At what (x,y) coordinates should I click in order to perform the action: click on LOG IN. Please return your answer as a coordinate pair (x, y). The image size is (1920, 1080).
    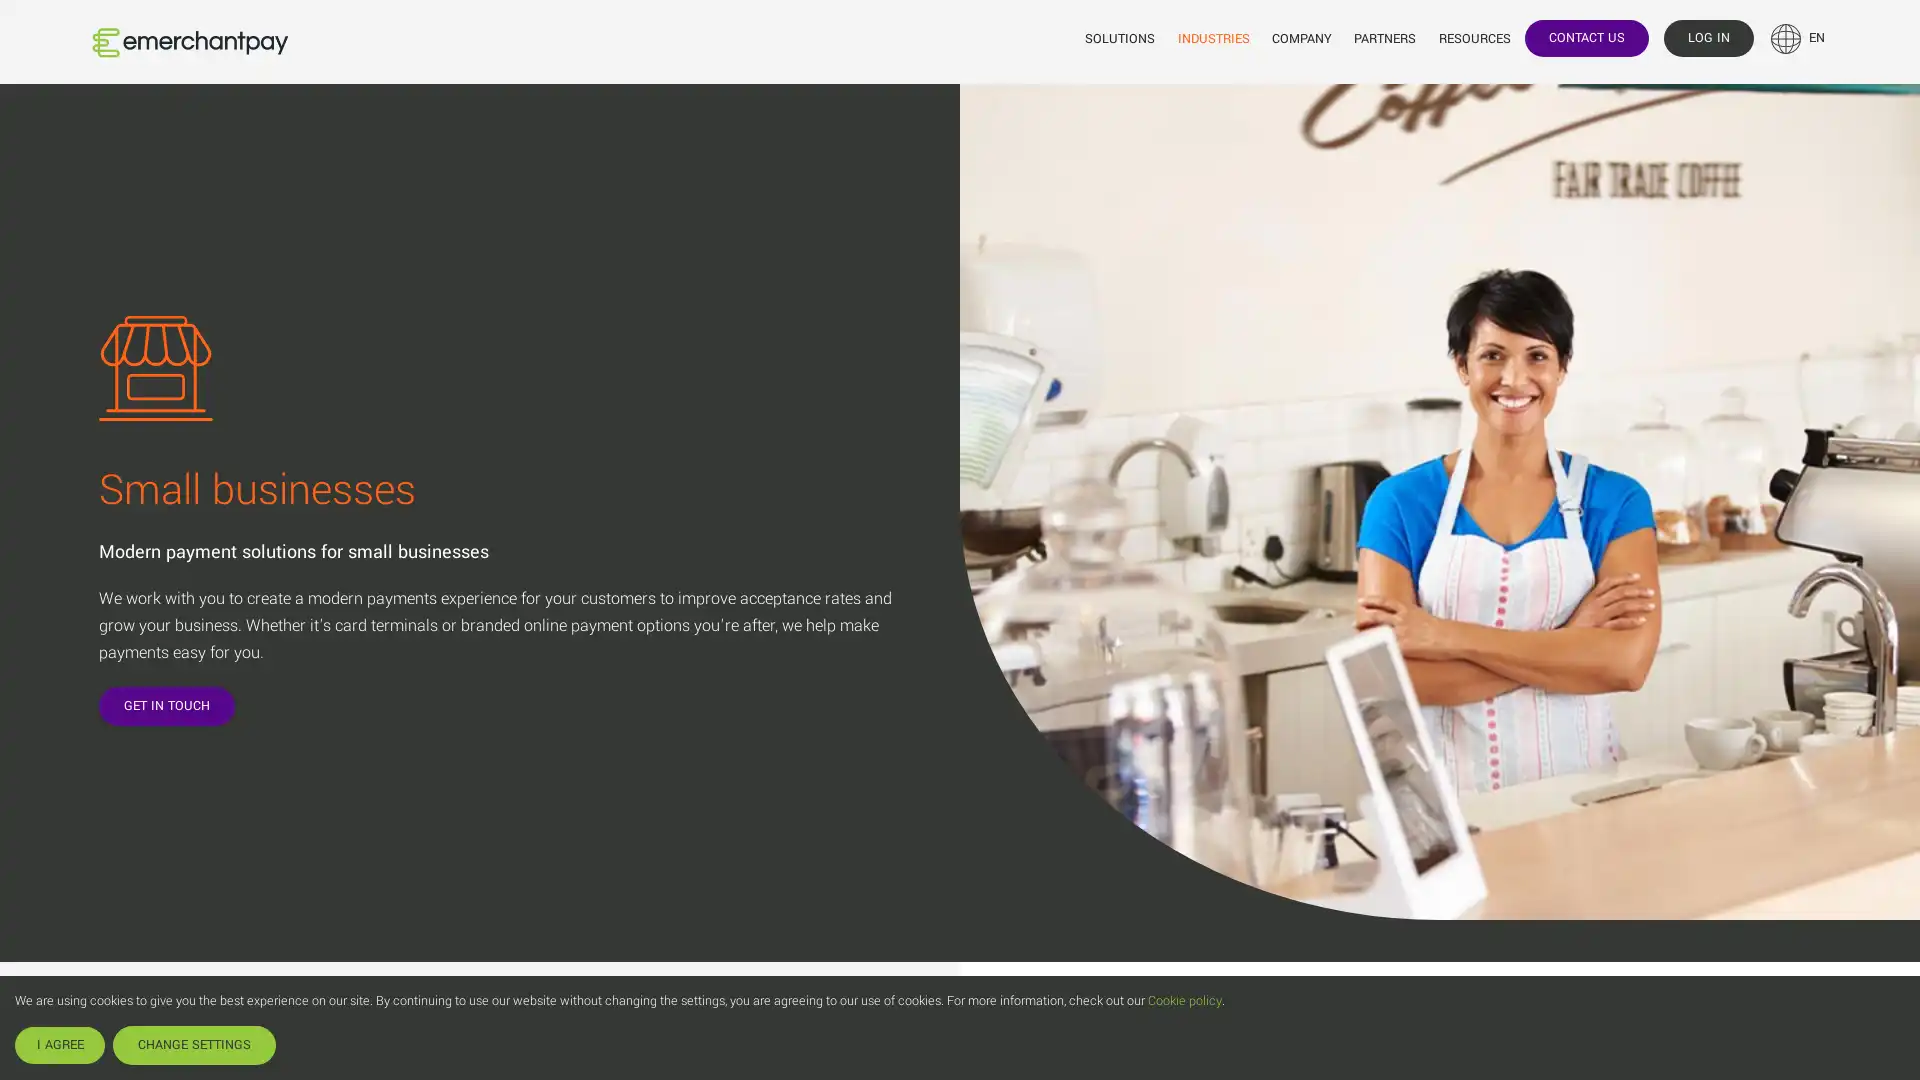
    Looking at the image, I should click on (1707, 37).